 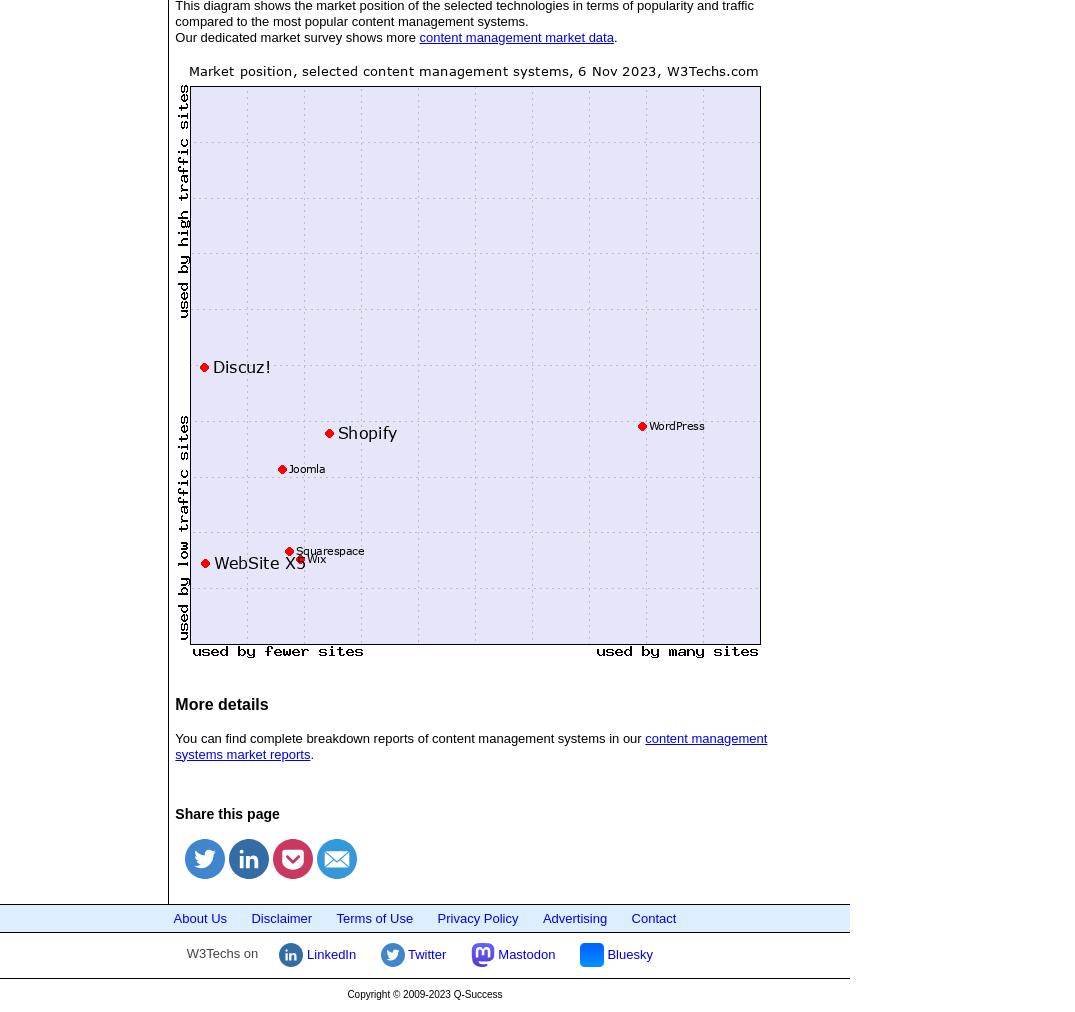 What do you see at coordinates (653, 917) in the screenshot?
I see `'Contact'` at bounding box center [653, 917].